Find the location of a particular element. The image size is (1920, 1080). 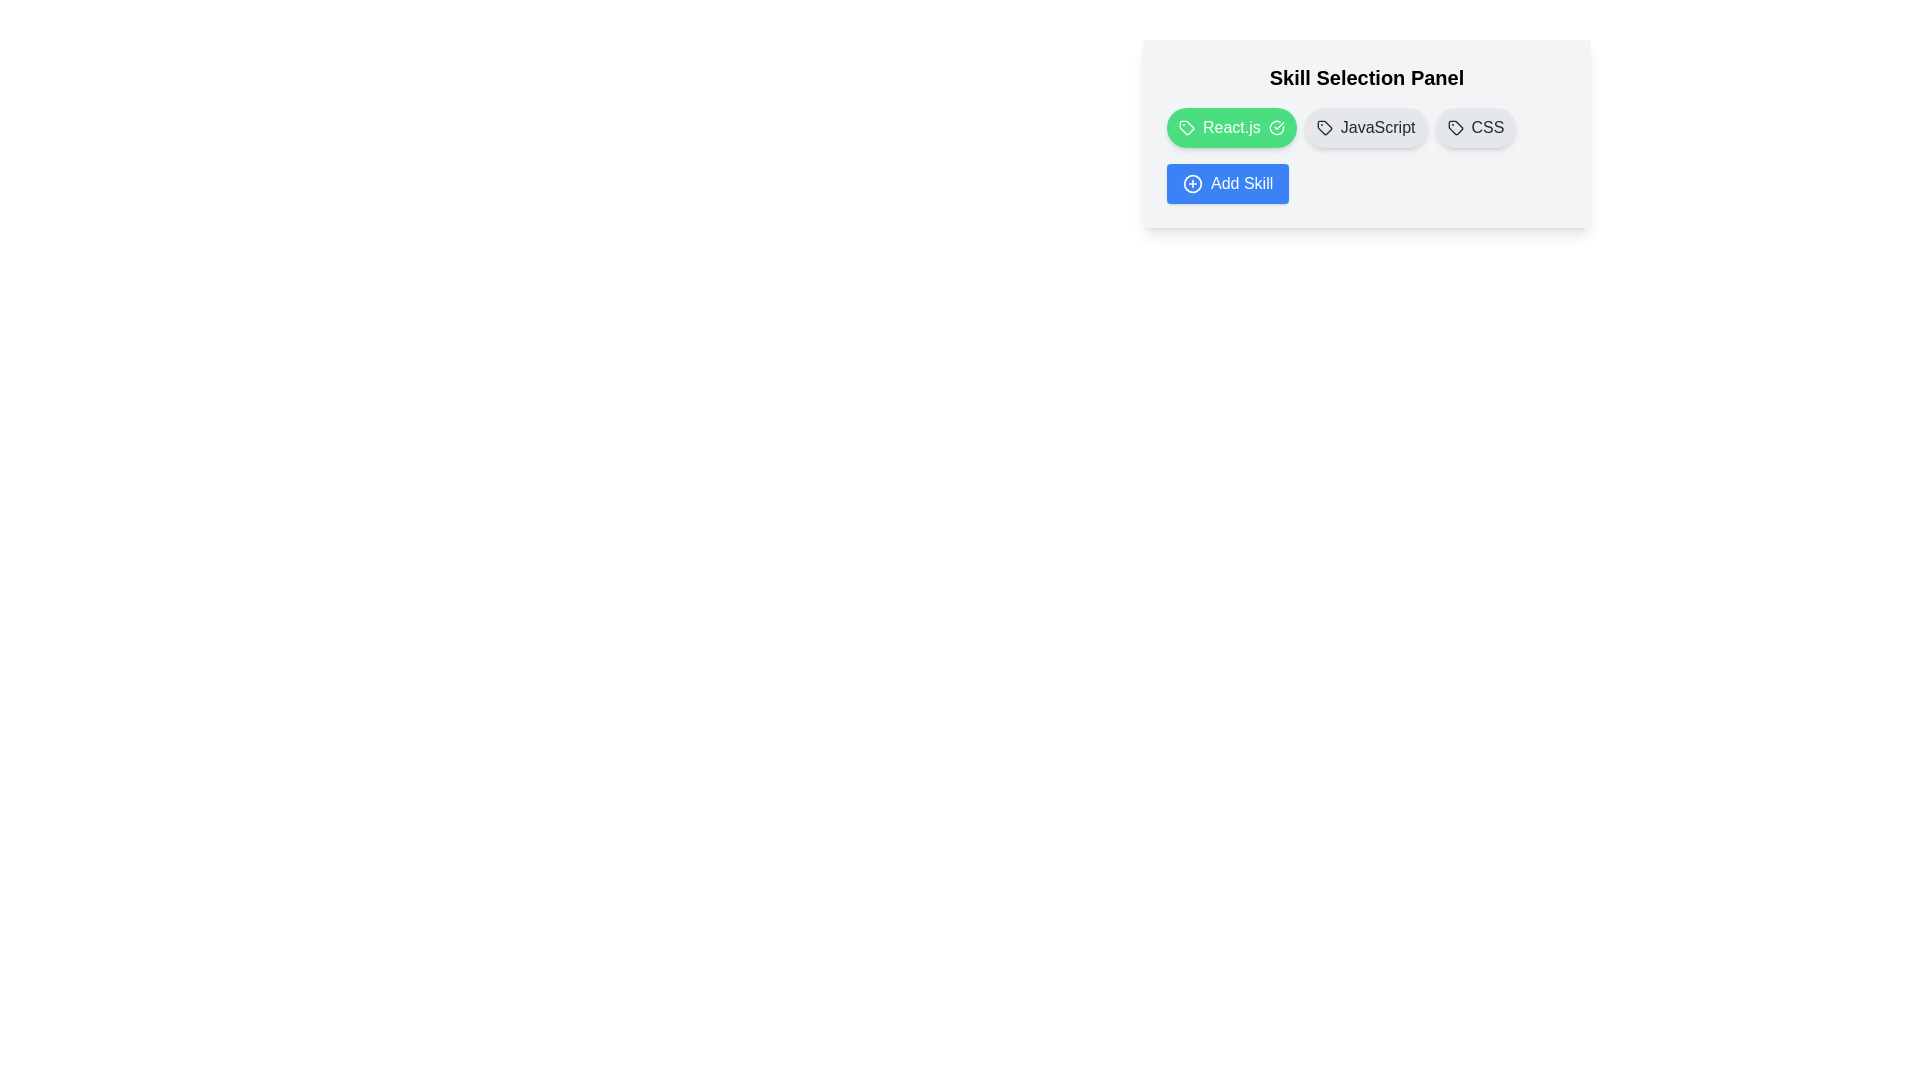

the 'CSS' skill tag, which is the third tag in the horizontally arranged Skill Selection Panel, featuring a light gray background and dark gray text is located at coordinates (1475, 127).